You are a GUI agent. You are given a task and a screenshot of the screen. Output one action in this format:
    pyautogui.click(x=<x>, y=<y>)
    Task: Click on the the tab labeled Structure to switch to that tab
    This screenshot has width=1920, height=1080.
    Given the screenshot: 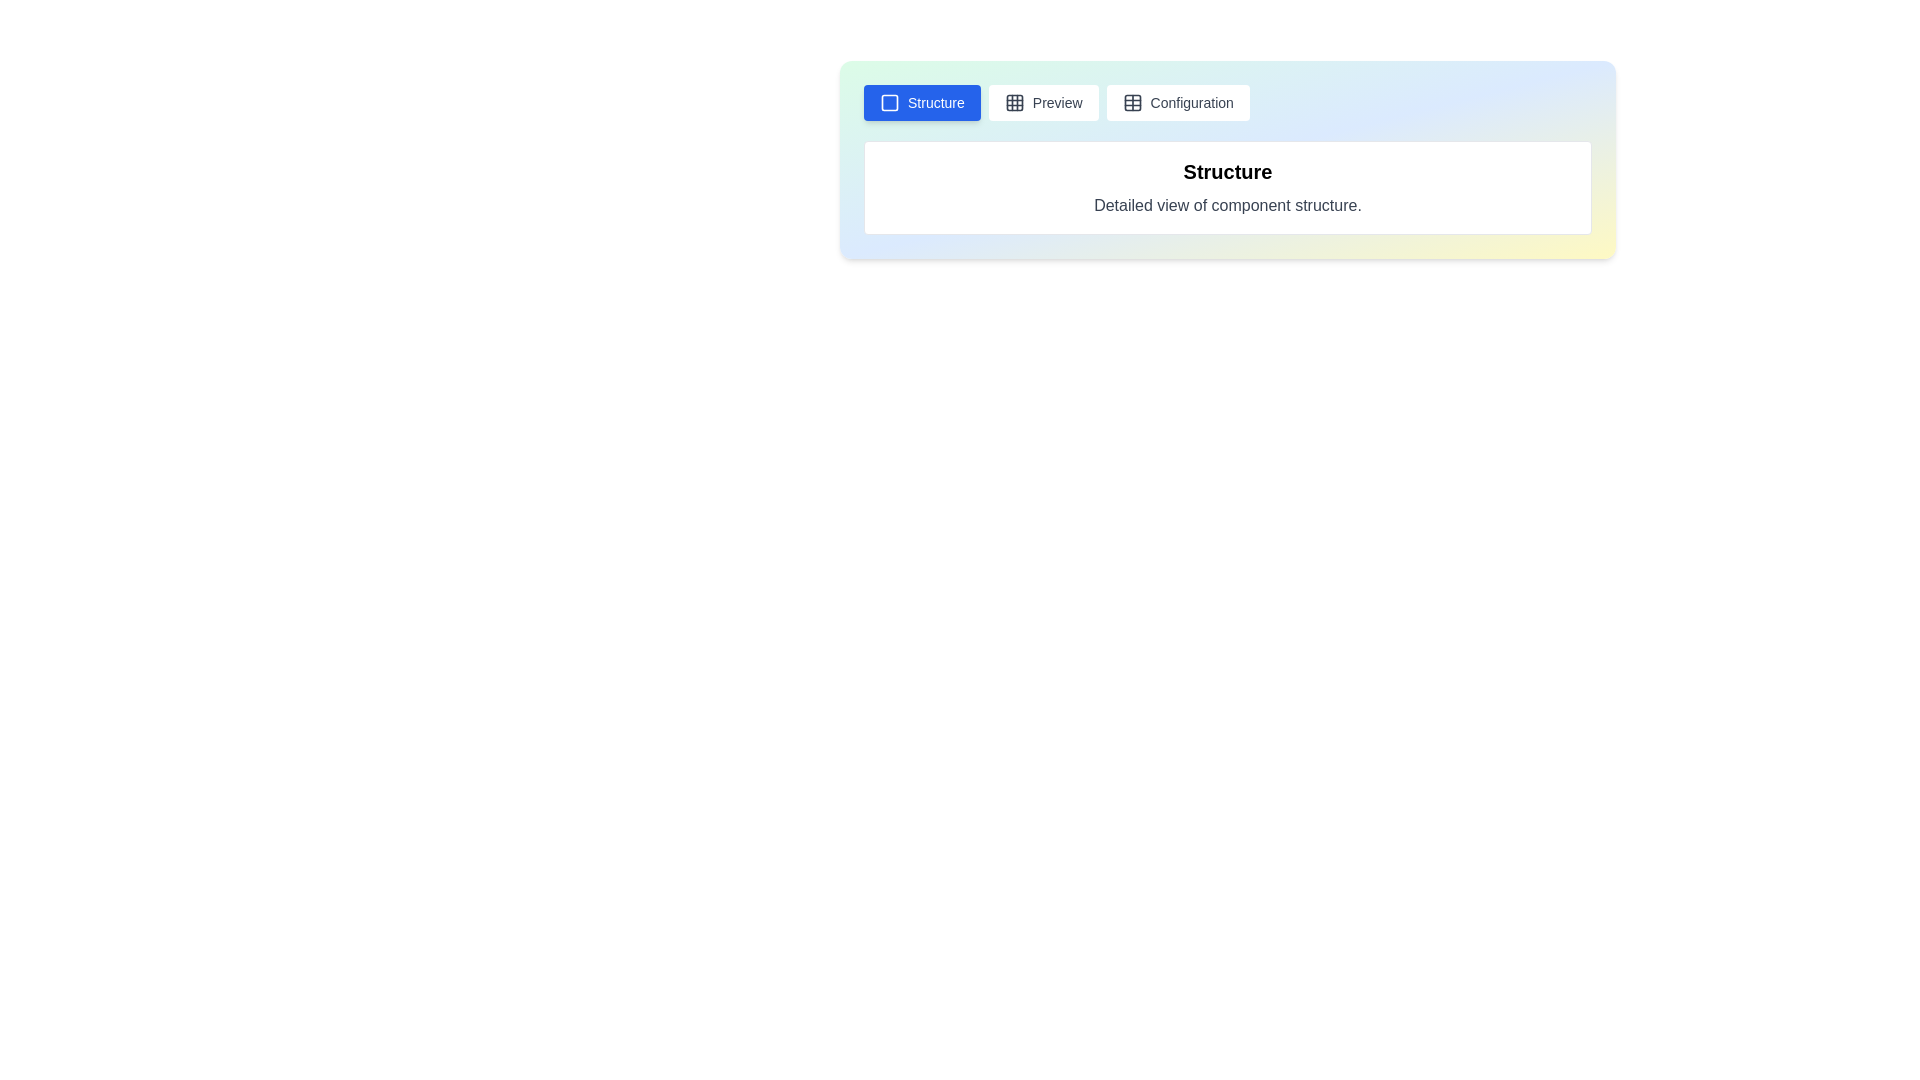 What is the action you would take?
    pyautogui.click(x=921, y=103)
    